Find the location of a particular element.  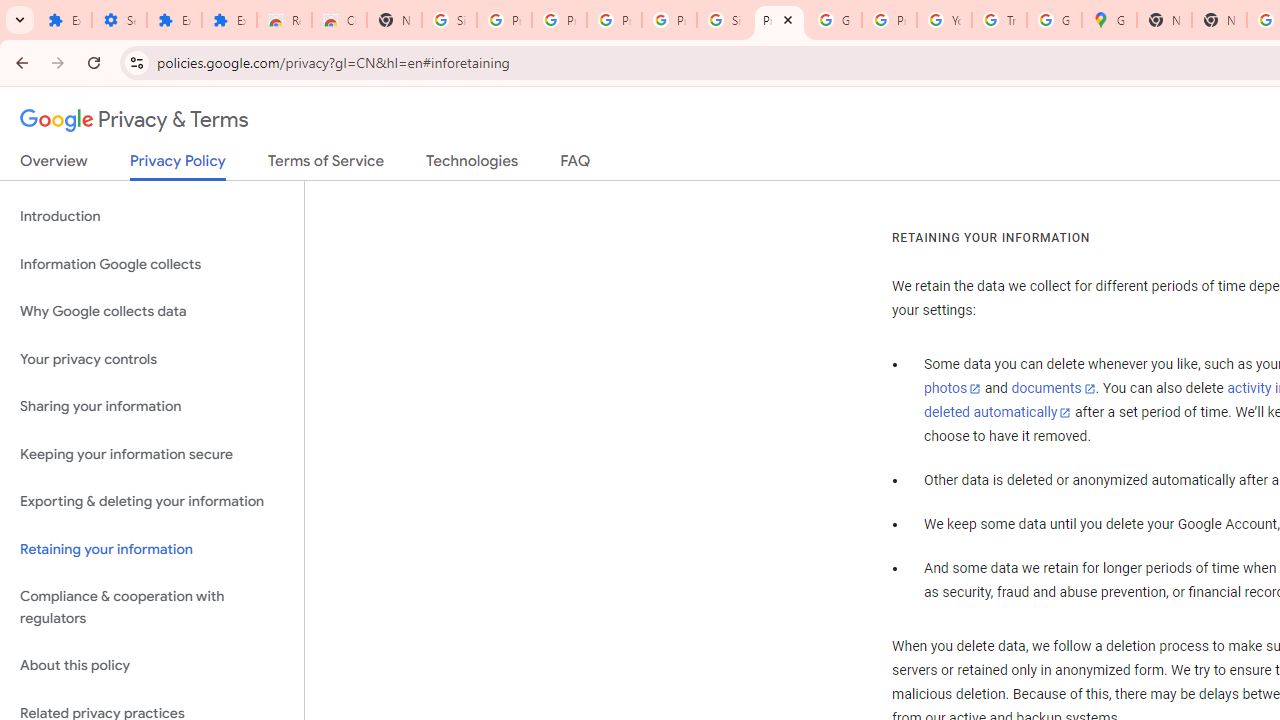

'Retaining your information' is located at coordinates (151, 549).